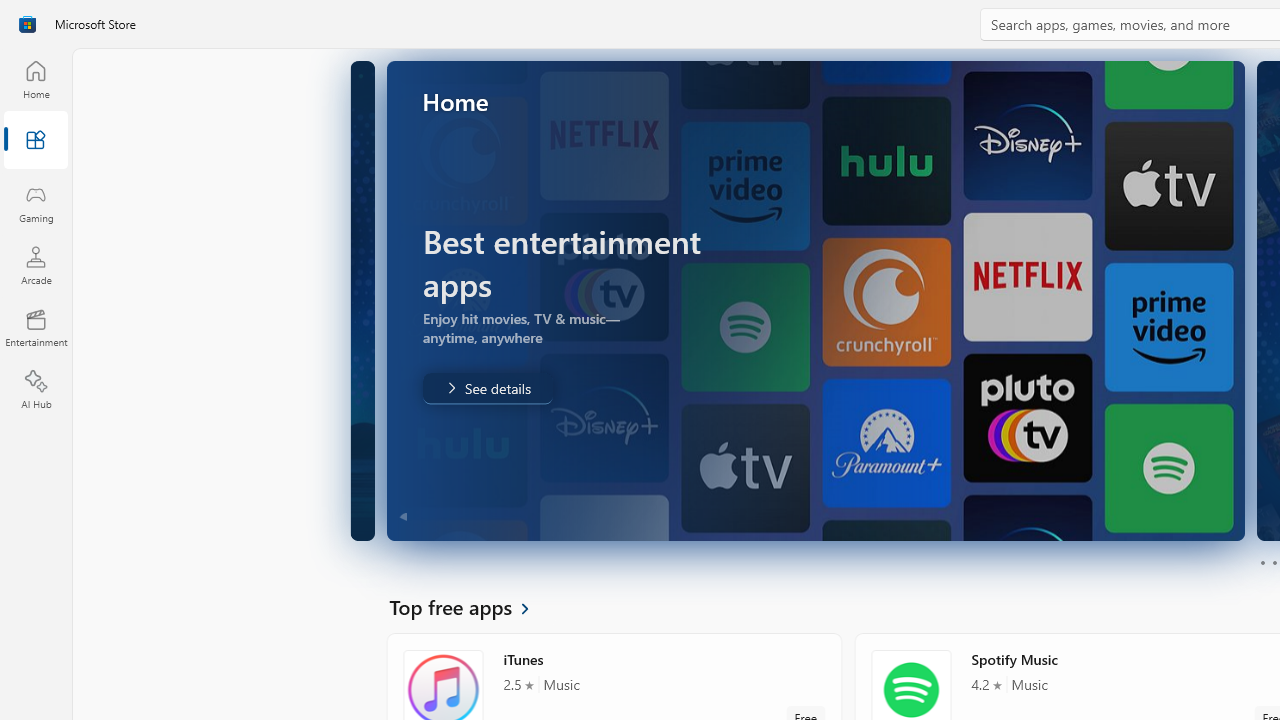  I want to click on 'Entertainment', so click(35, 326).